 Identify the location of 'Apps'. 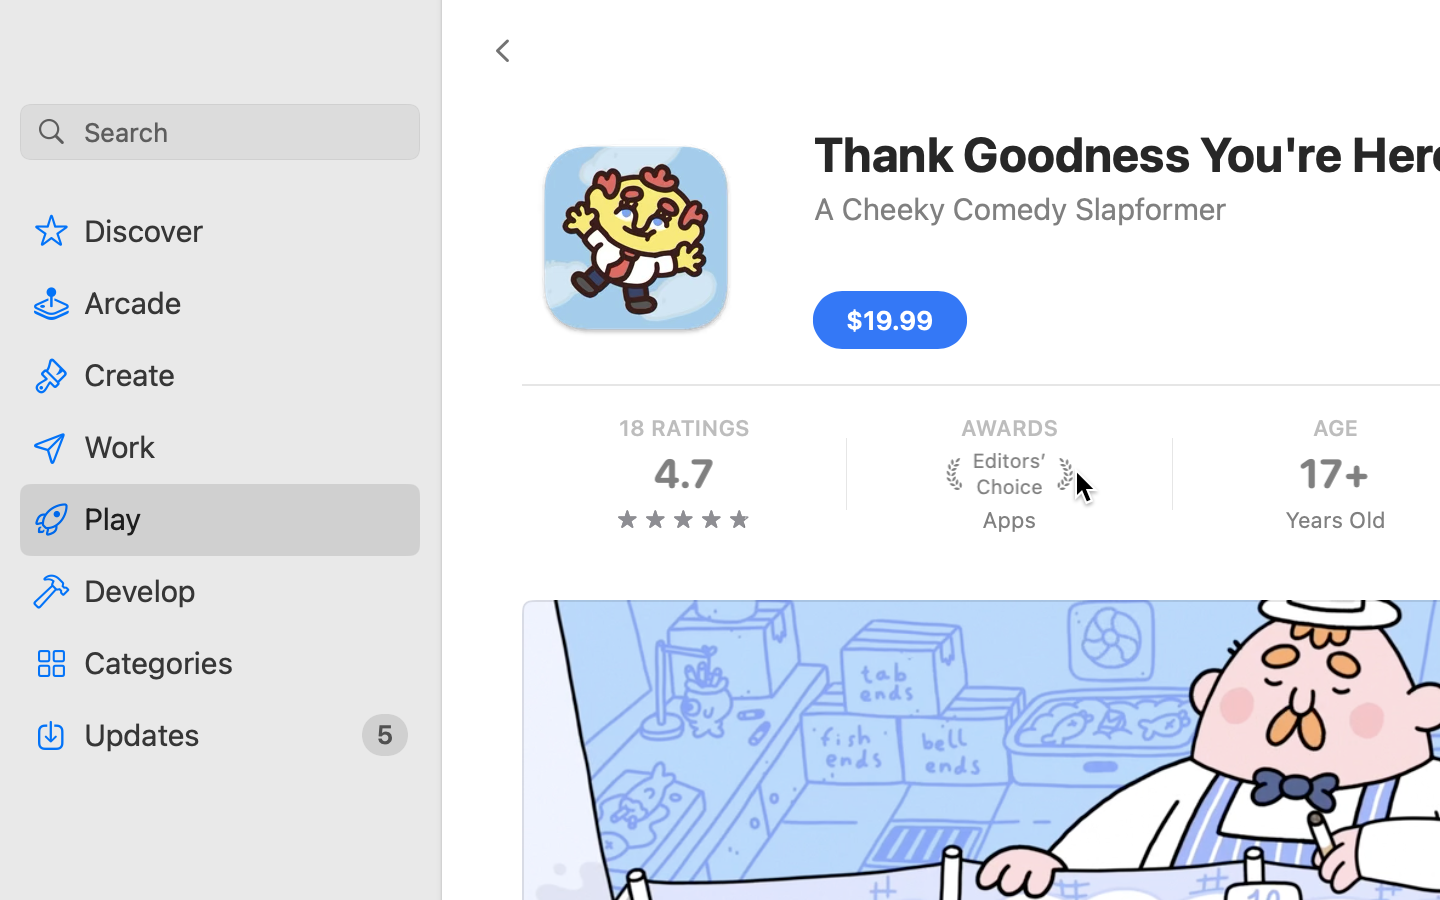
(1006, 519).